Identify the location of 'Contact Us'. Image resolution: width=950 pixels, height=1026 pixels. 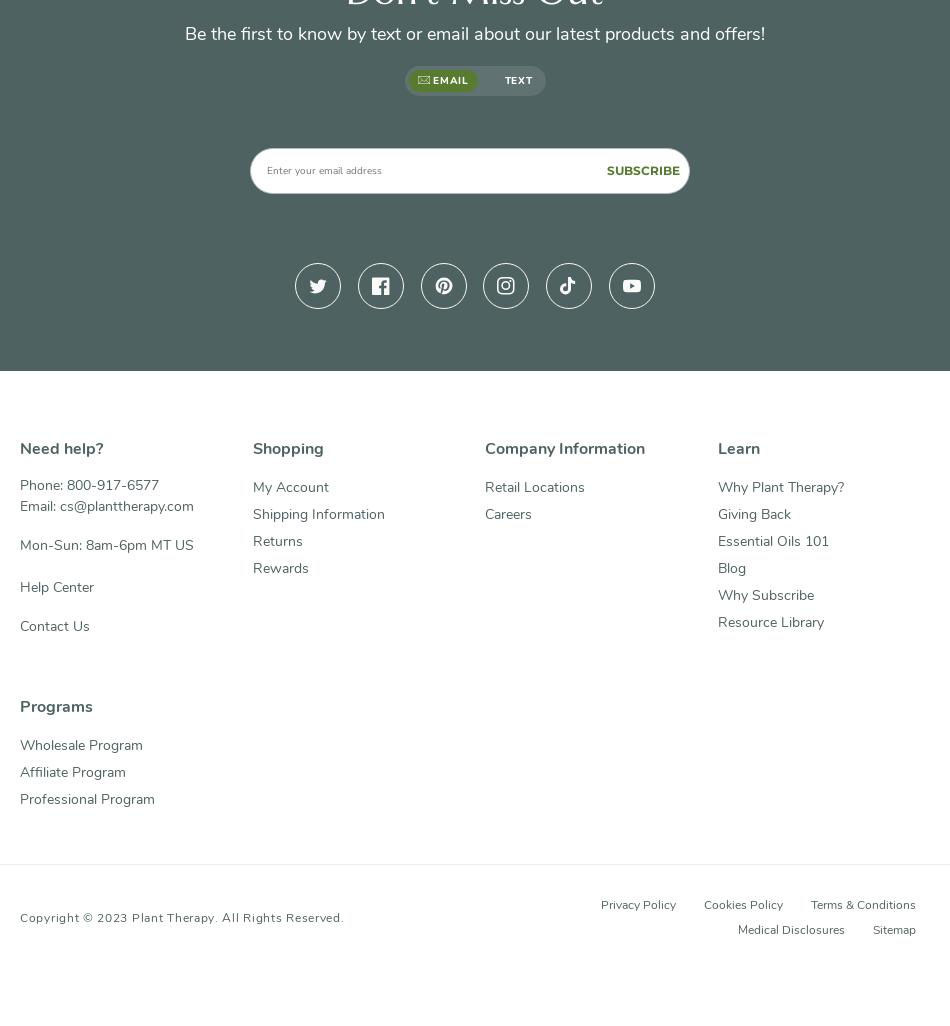
(55, 626).